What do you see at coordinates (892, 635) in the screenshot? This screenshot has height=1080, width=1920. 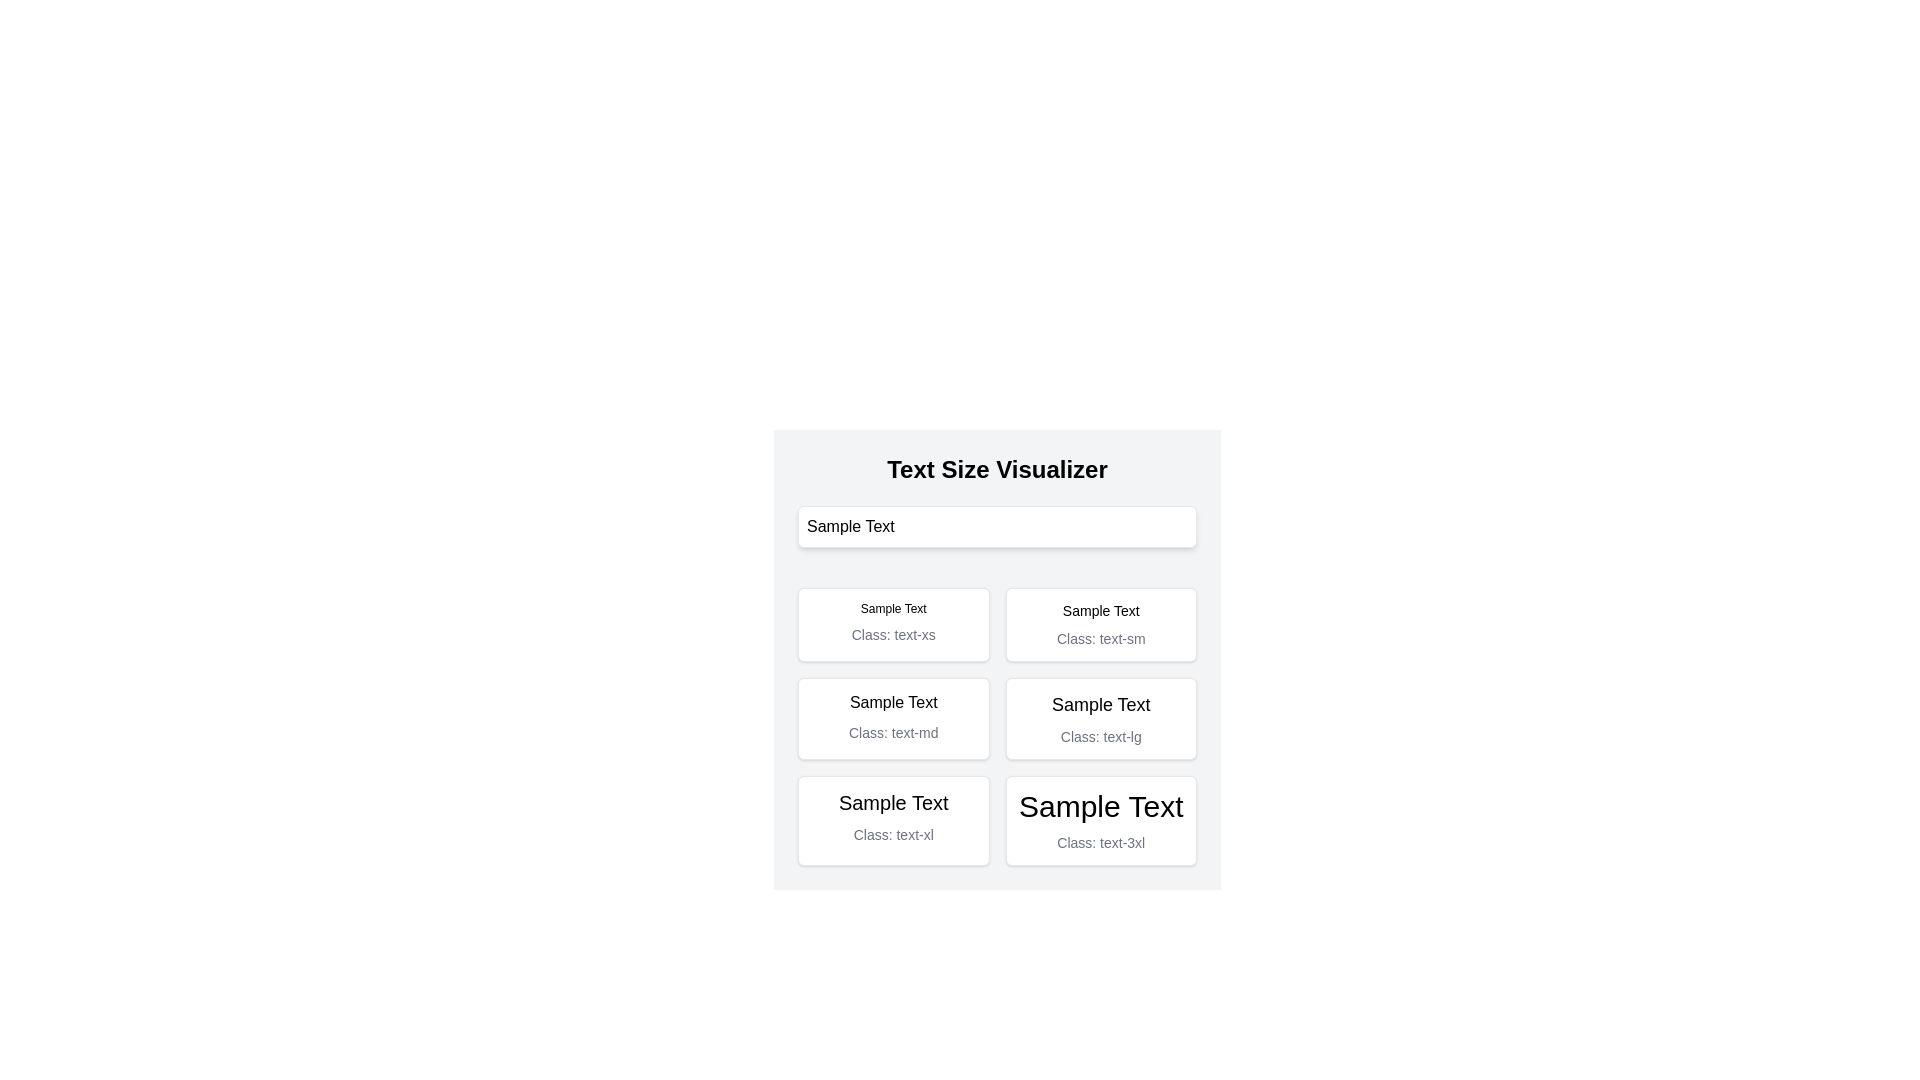 I see `the Text label that provides additional descriptive information about its sibling element above, located beneath the 'Sample Text' element in the upper-left of the grid interface` at bounding box center [892, 635].